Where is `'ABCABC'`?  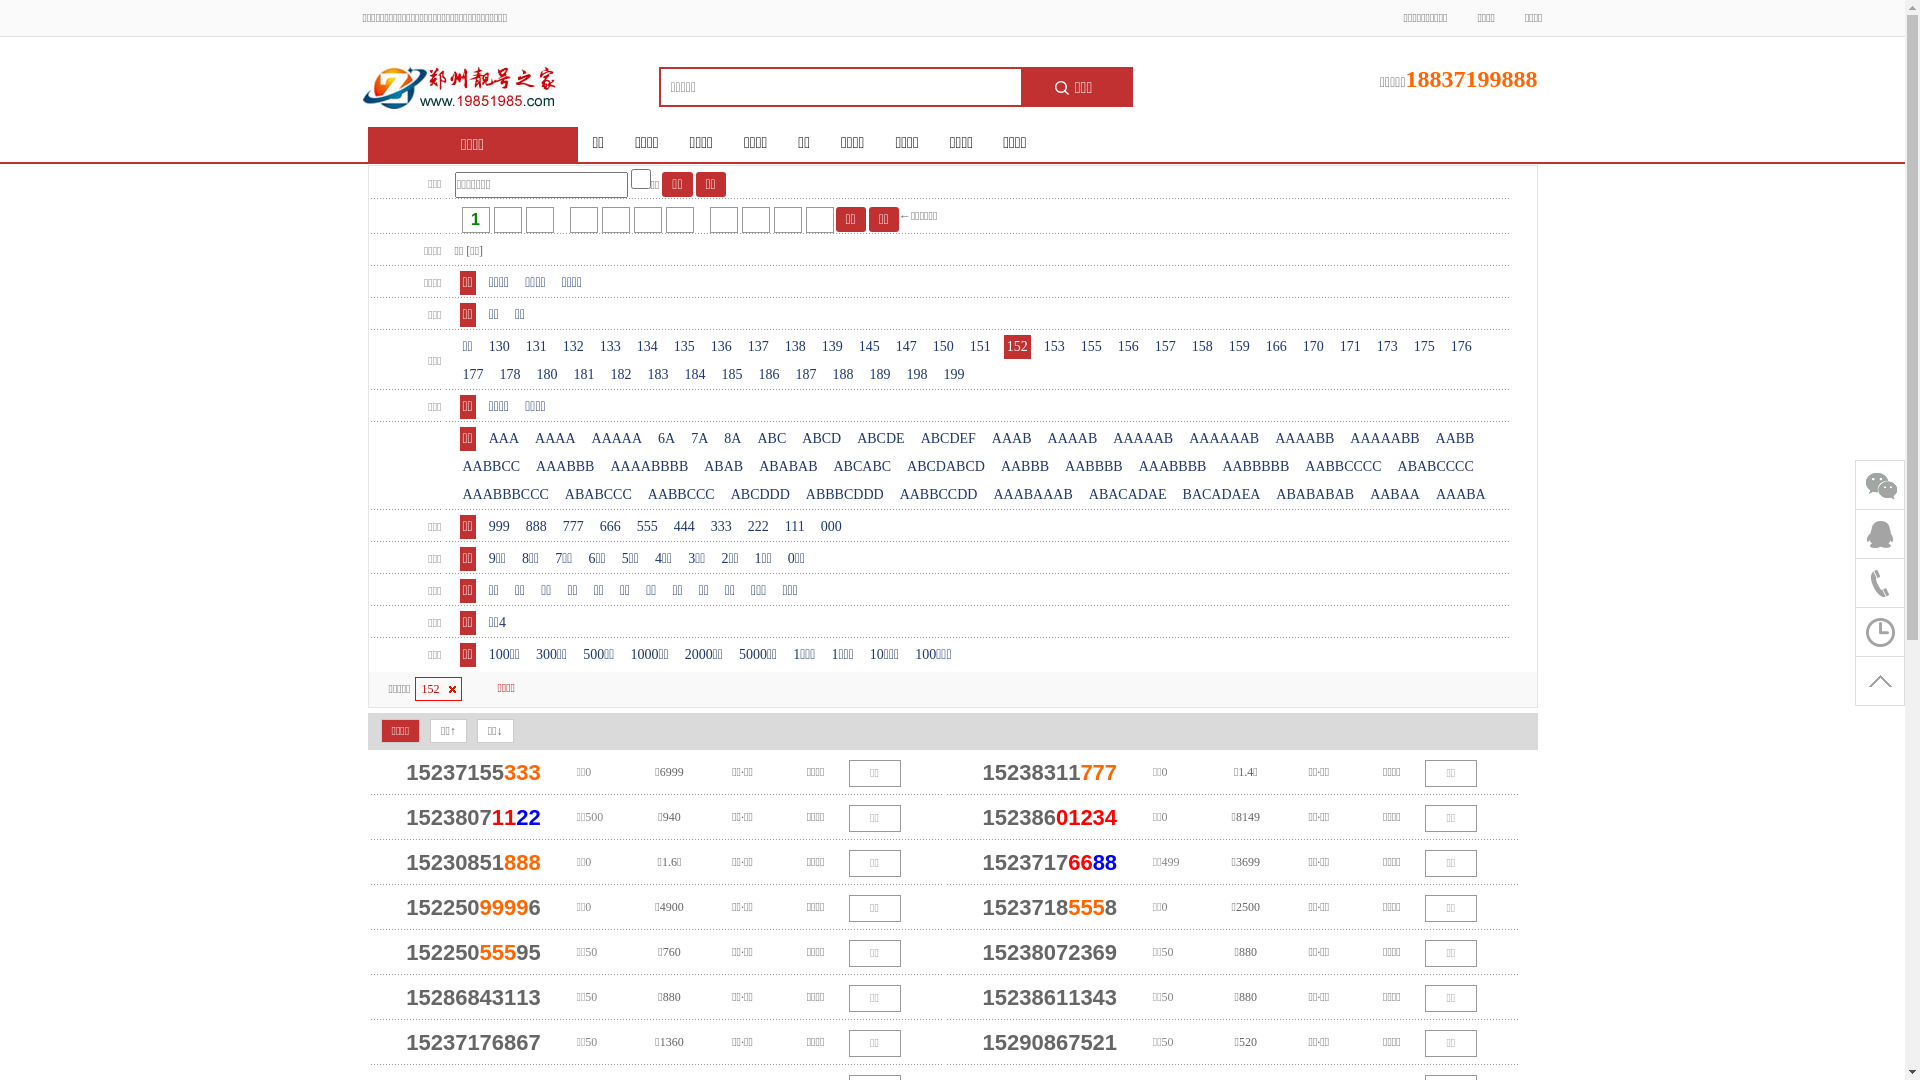 'ABCABC' is located at coordinates (862, 466).